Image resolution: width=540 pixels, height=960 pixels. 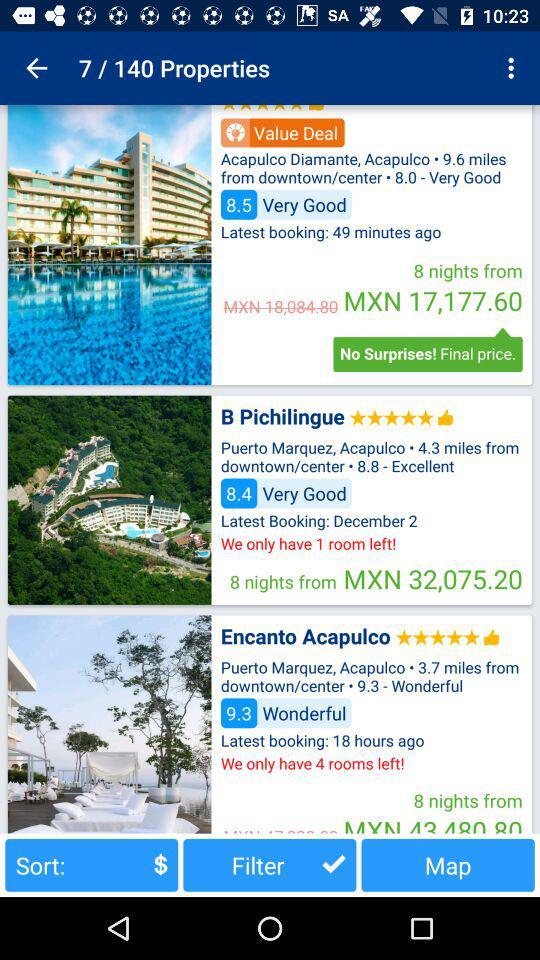 I want to click on more photos of property, so click(x=109, y=244).